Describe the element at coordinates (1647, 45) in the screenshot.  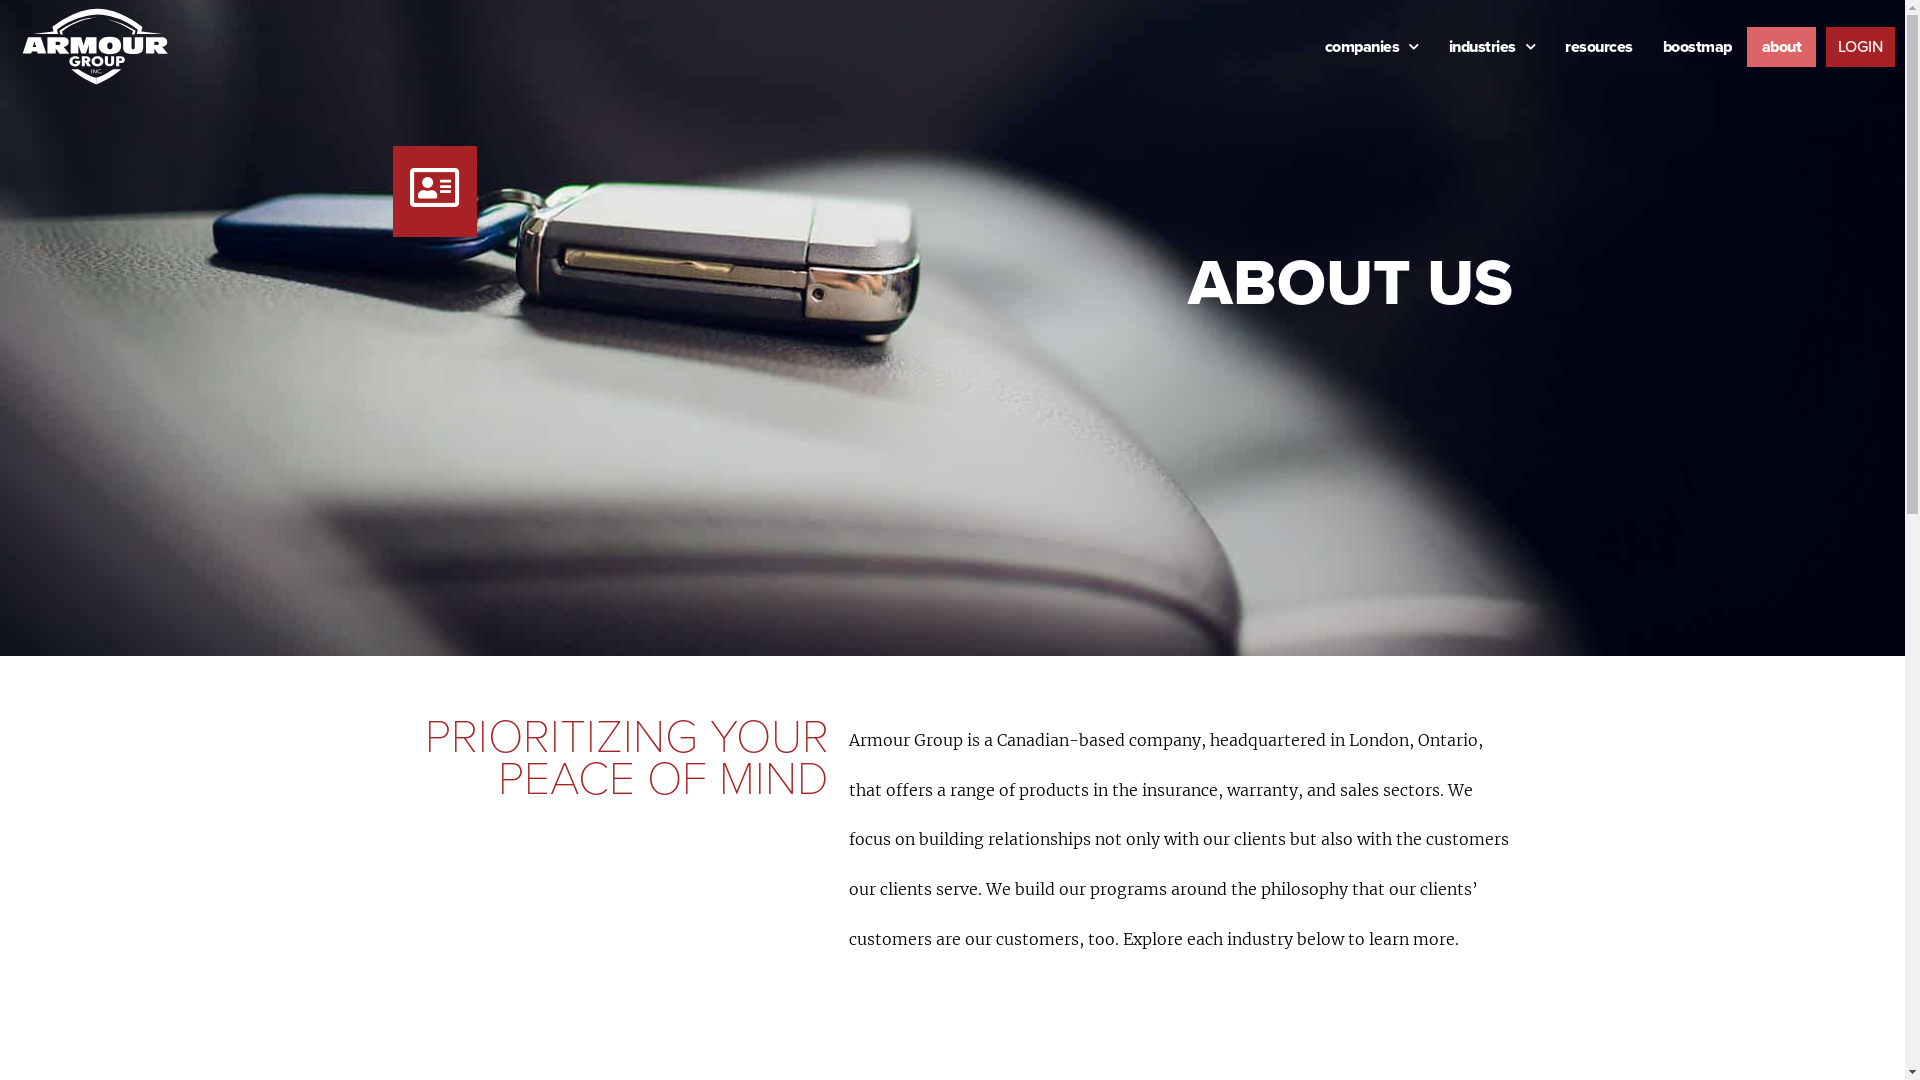
I see `'boostmap'` at that location.